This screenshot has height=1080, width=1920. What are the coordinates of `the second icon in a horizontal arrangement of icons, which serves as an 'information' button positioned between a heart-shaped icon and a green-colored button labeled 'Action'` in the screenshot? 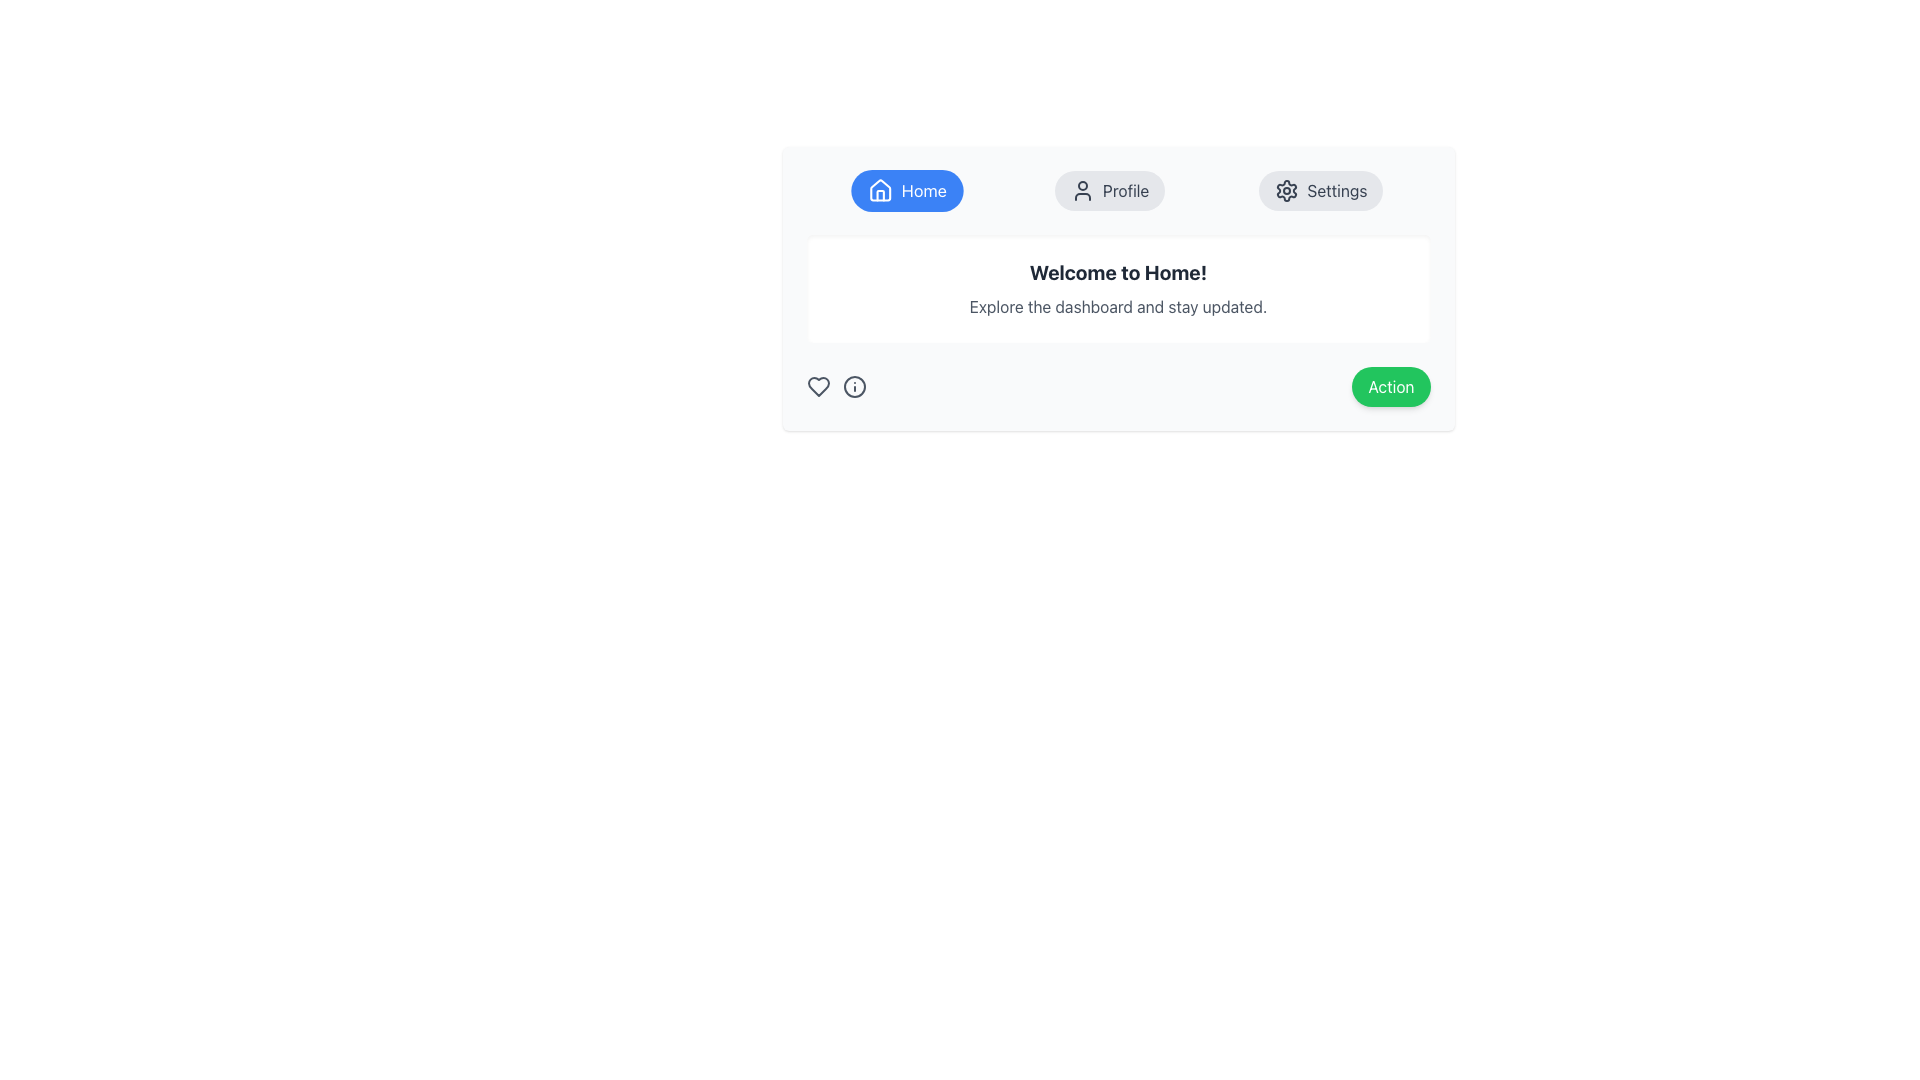 It's located at (854, 386).